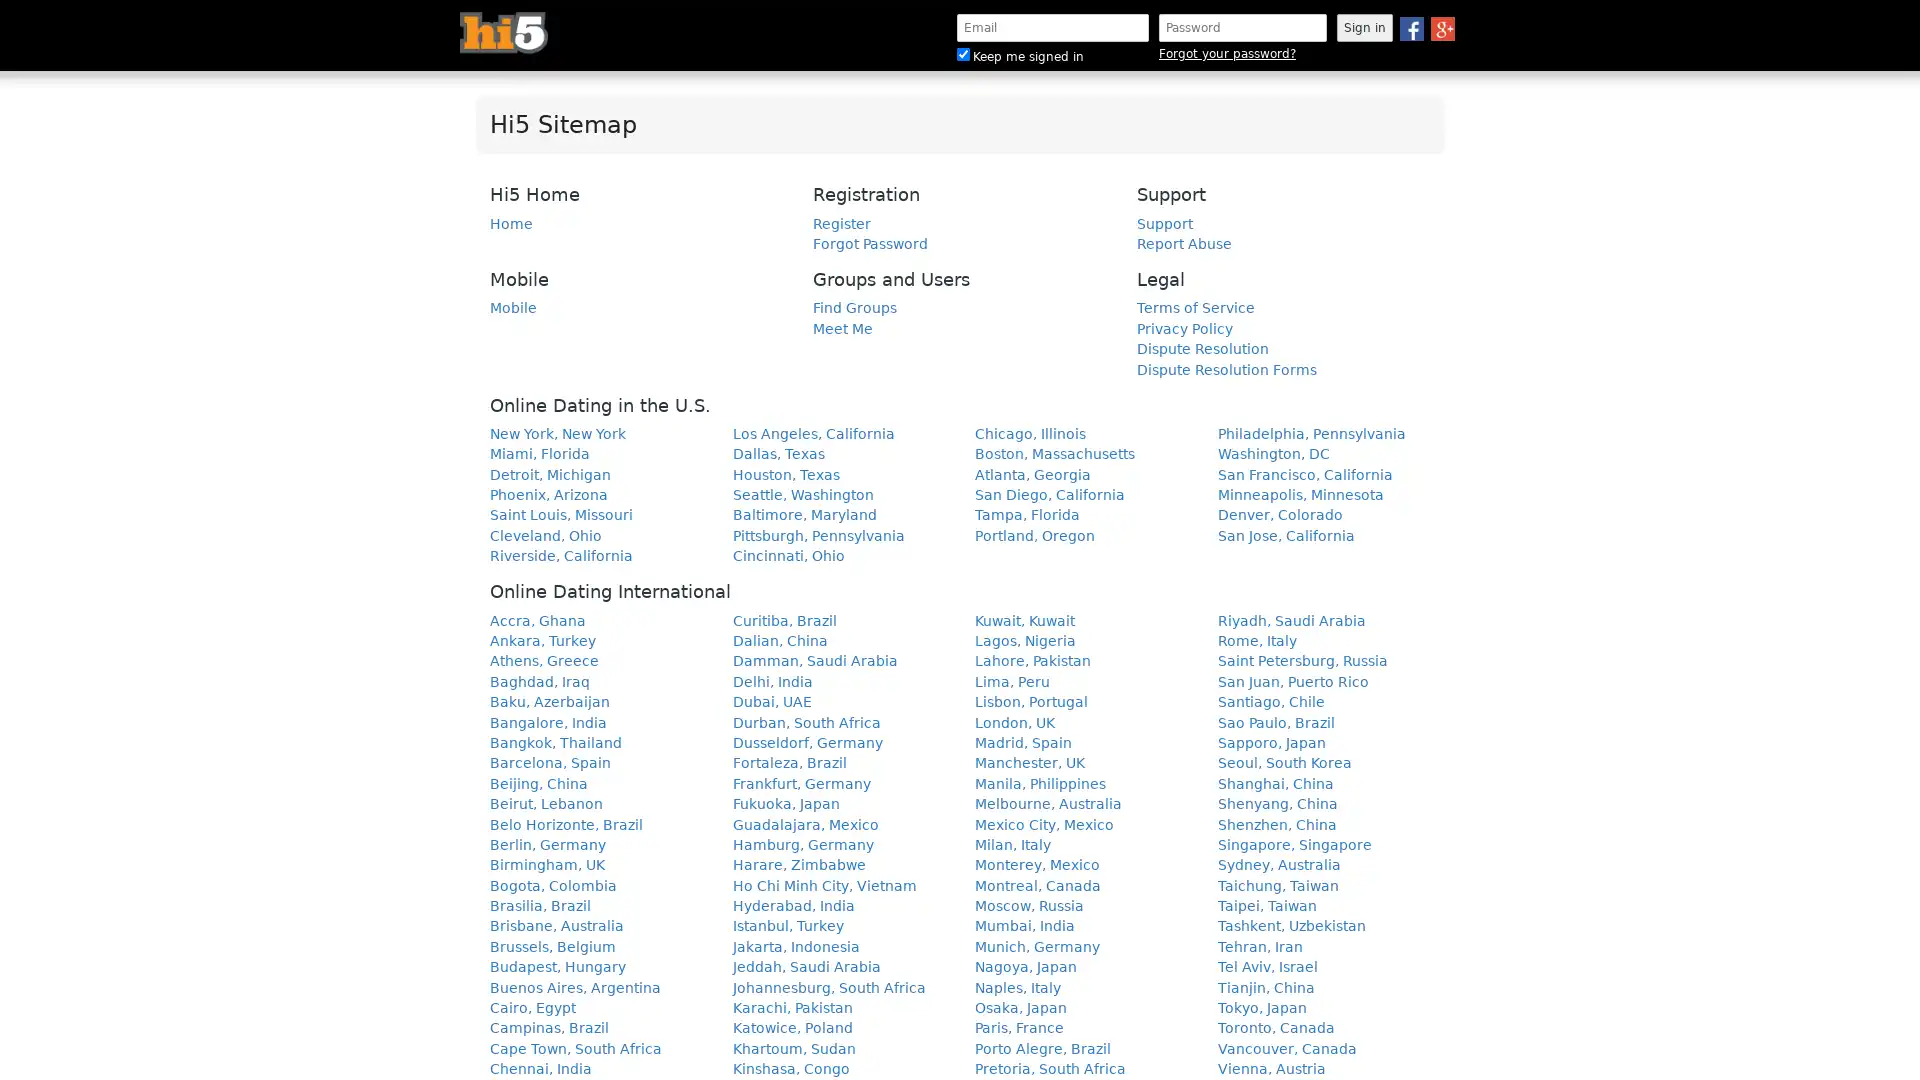  I want to click on Sign in, so click(1363, 27).